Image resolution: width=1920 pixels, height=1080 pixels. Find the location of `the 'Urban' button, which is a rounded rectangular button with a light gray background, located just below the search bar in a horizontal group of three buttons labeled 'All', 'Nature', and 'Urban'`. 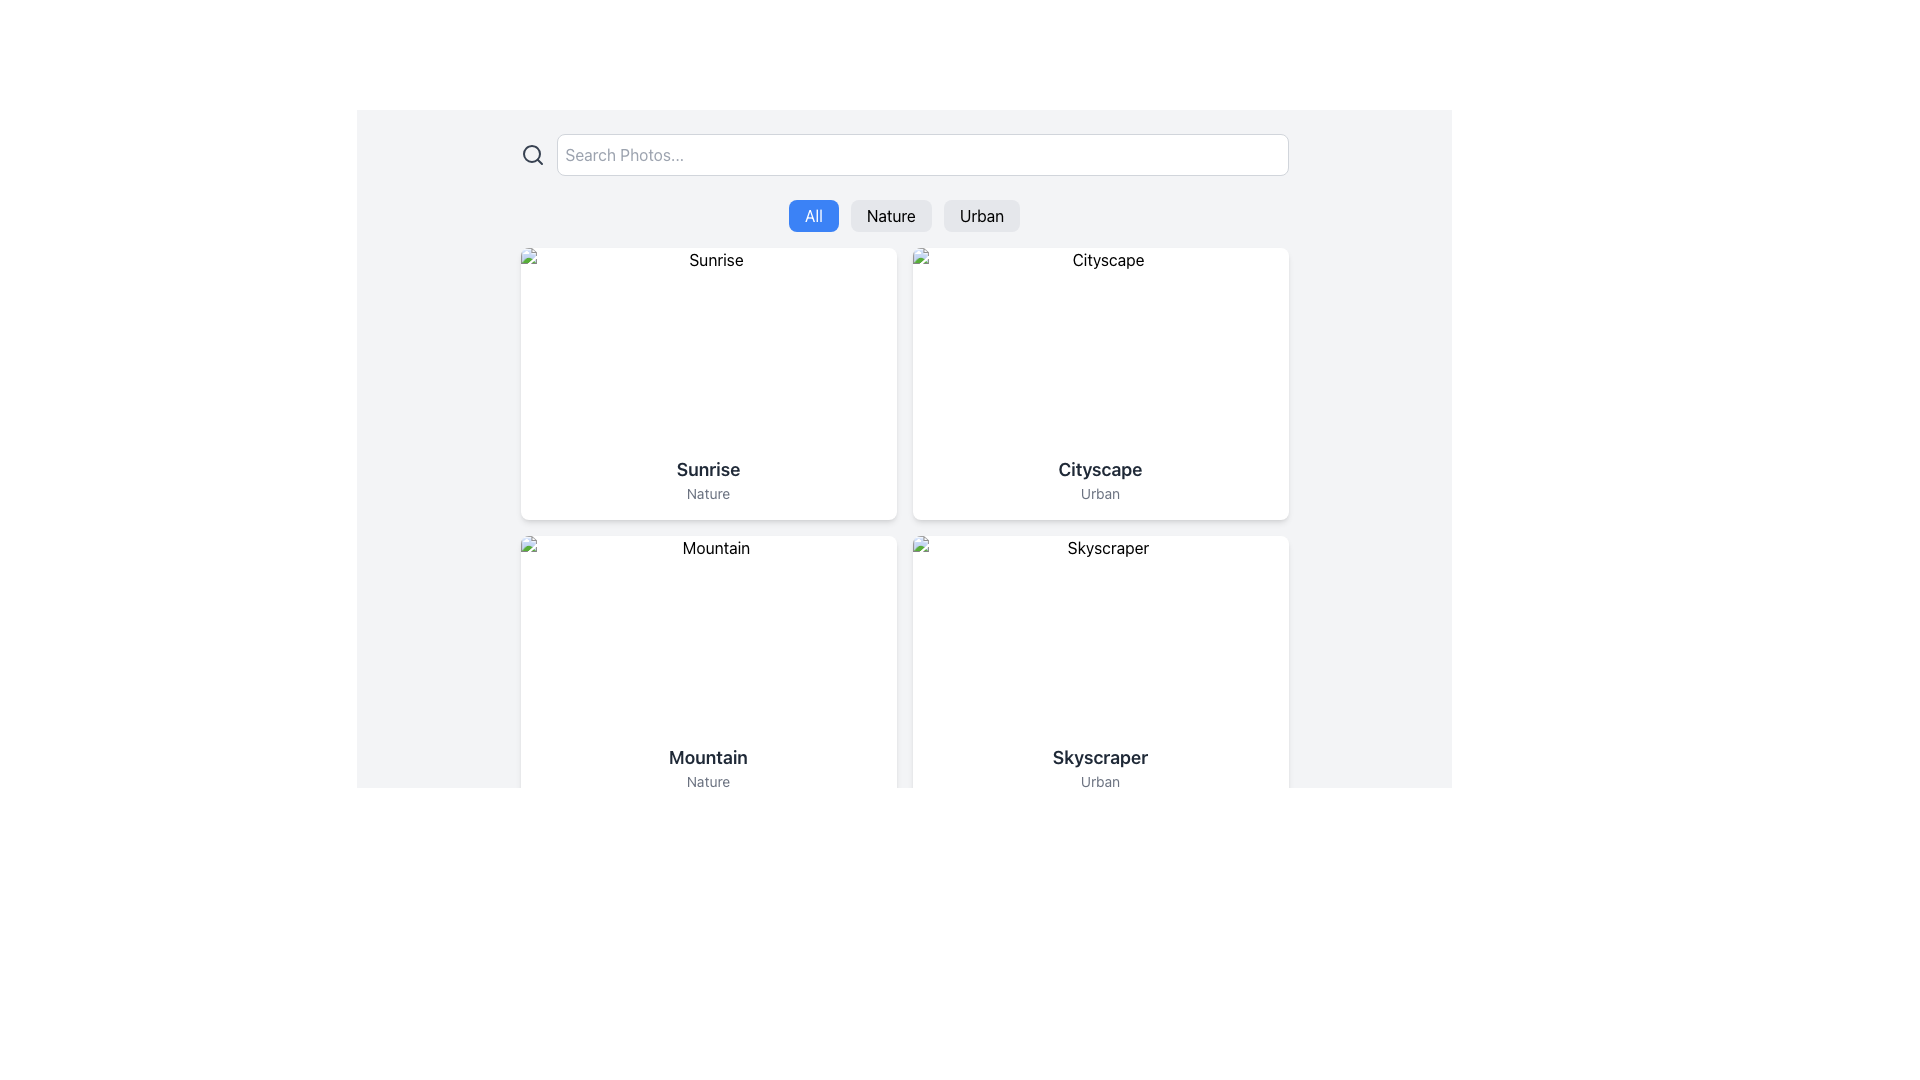

the 'Urban' button, which is a rounded rectangular button with a light gray background, located just below the search bar in a horizontal group of three buttons labeled 'All', 'Nature', and 'Urban' is located at coordinates (981, 216).